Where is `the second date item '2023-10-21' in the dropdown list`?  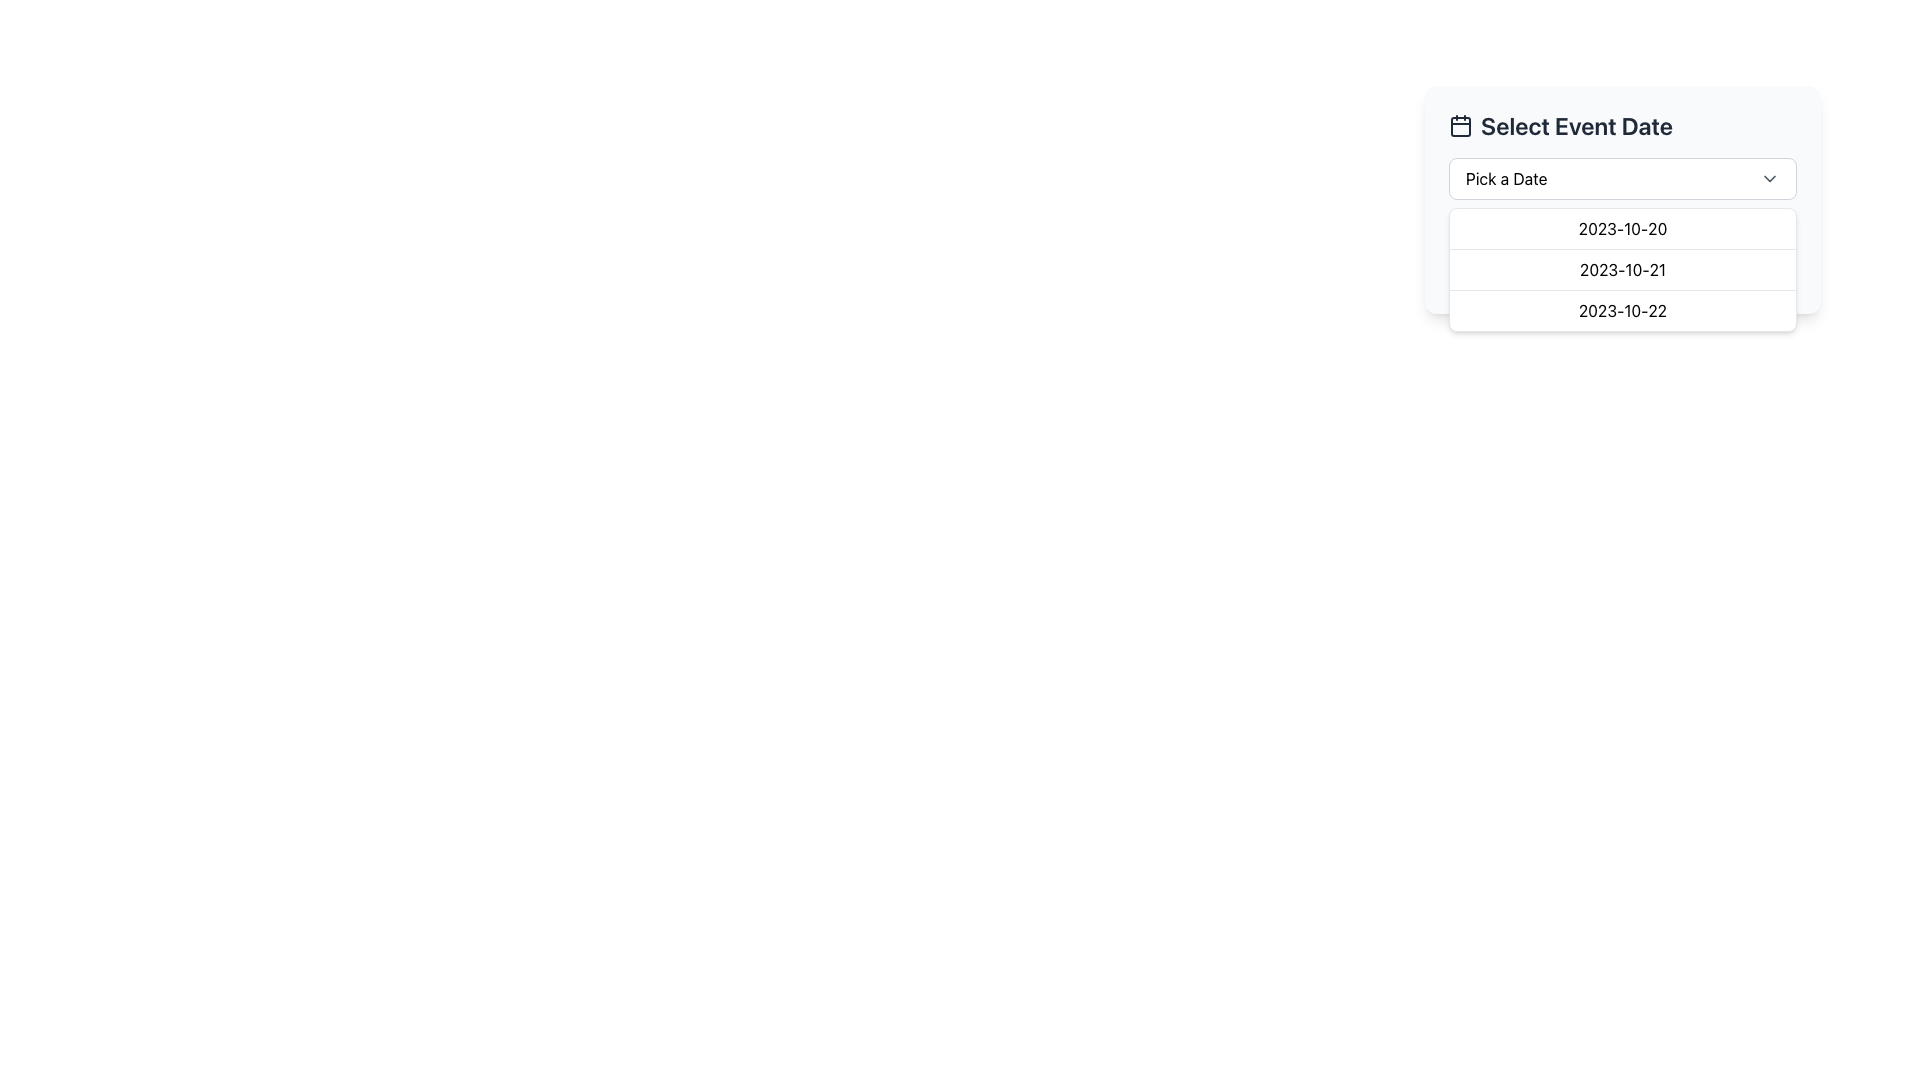 the second date item '2023-10-21' in the dropdown list is located at coordinates (1622, 268).